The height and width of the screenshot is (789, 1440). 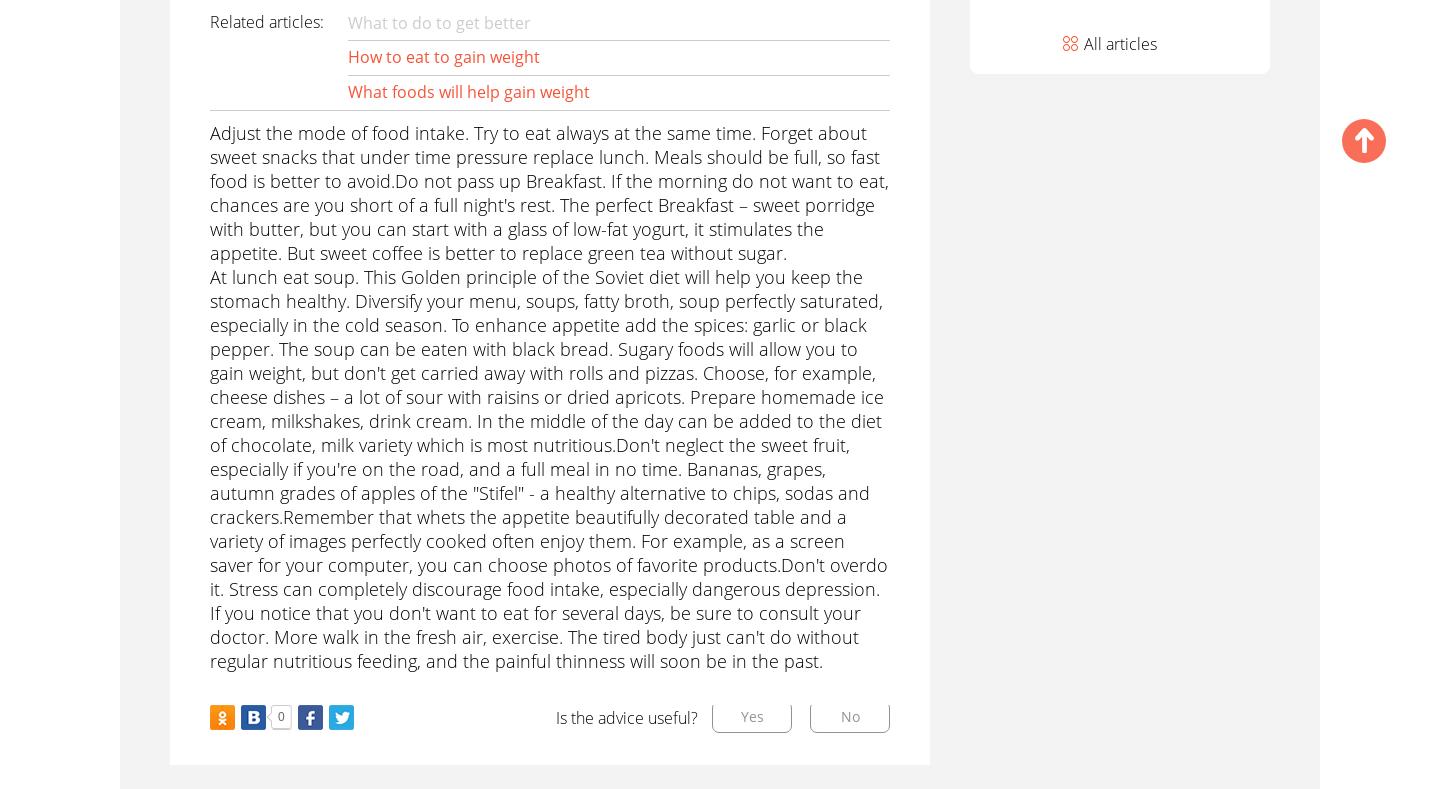 I want to click on 'How to eat to gain weight', so click(x=442, y=55).